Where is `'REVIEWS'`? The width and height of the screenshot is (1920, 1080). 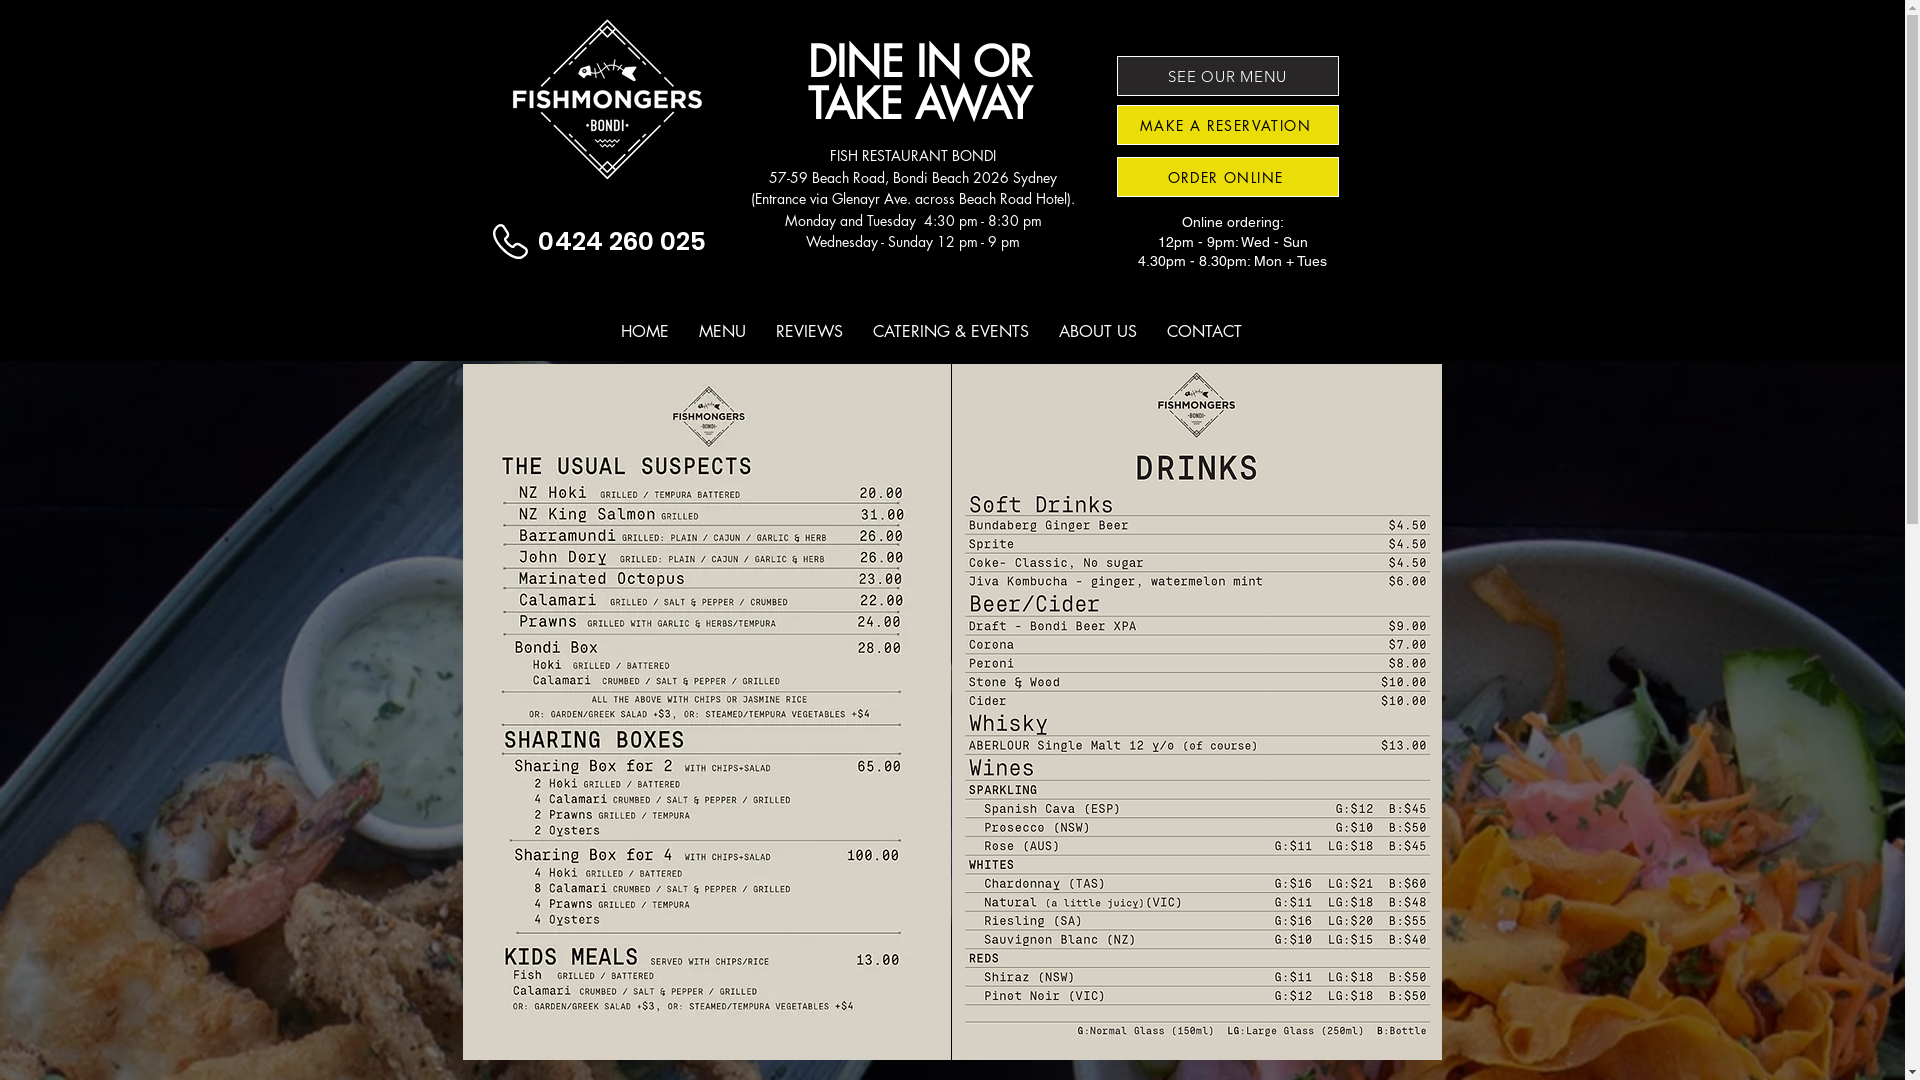
'REVIEWS' is located at coordinates (808, 330).